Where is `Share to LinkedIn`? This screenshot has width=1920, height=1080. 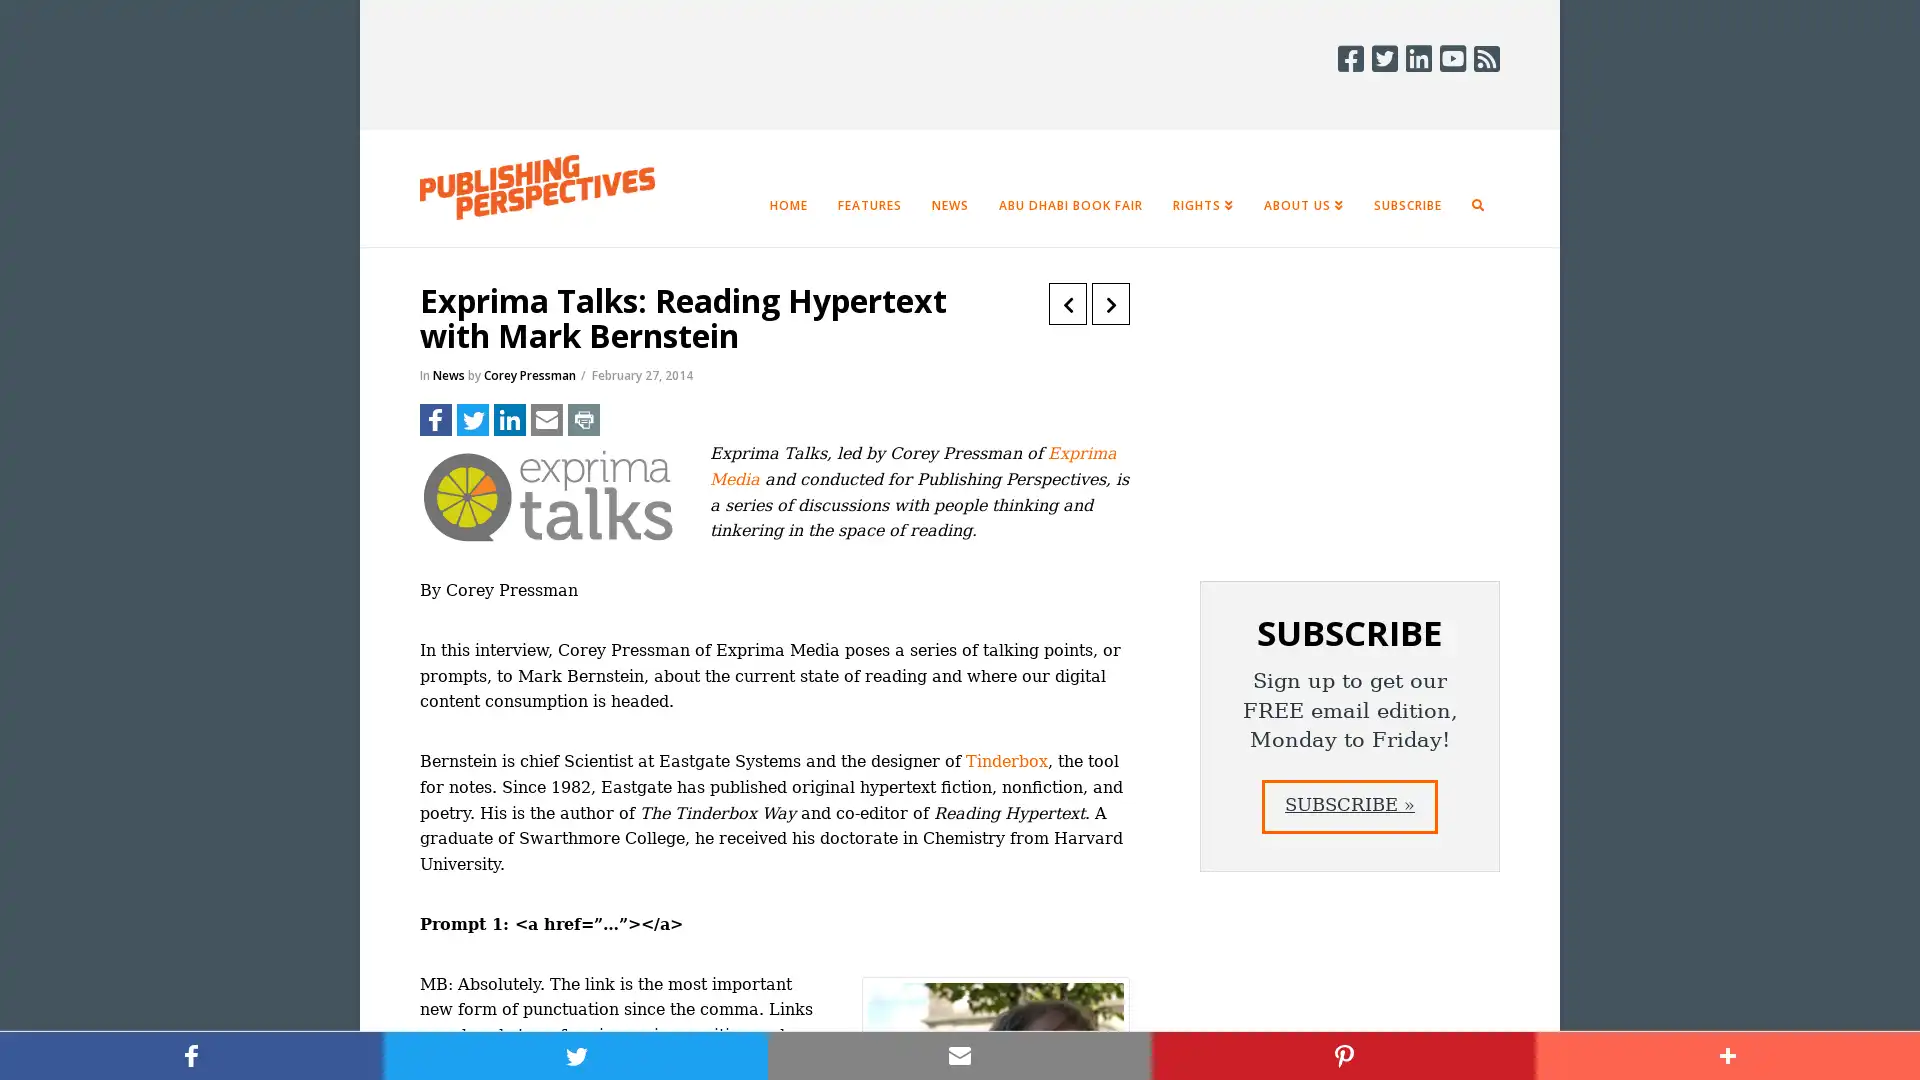 Share to LinkedIn is located at coordinates (509, 419).